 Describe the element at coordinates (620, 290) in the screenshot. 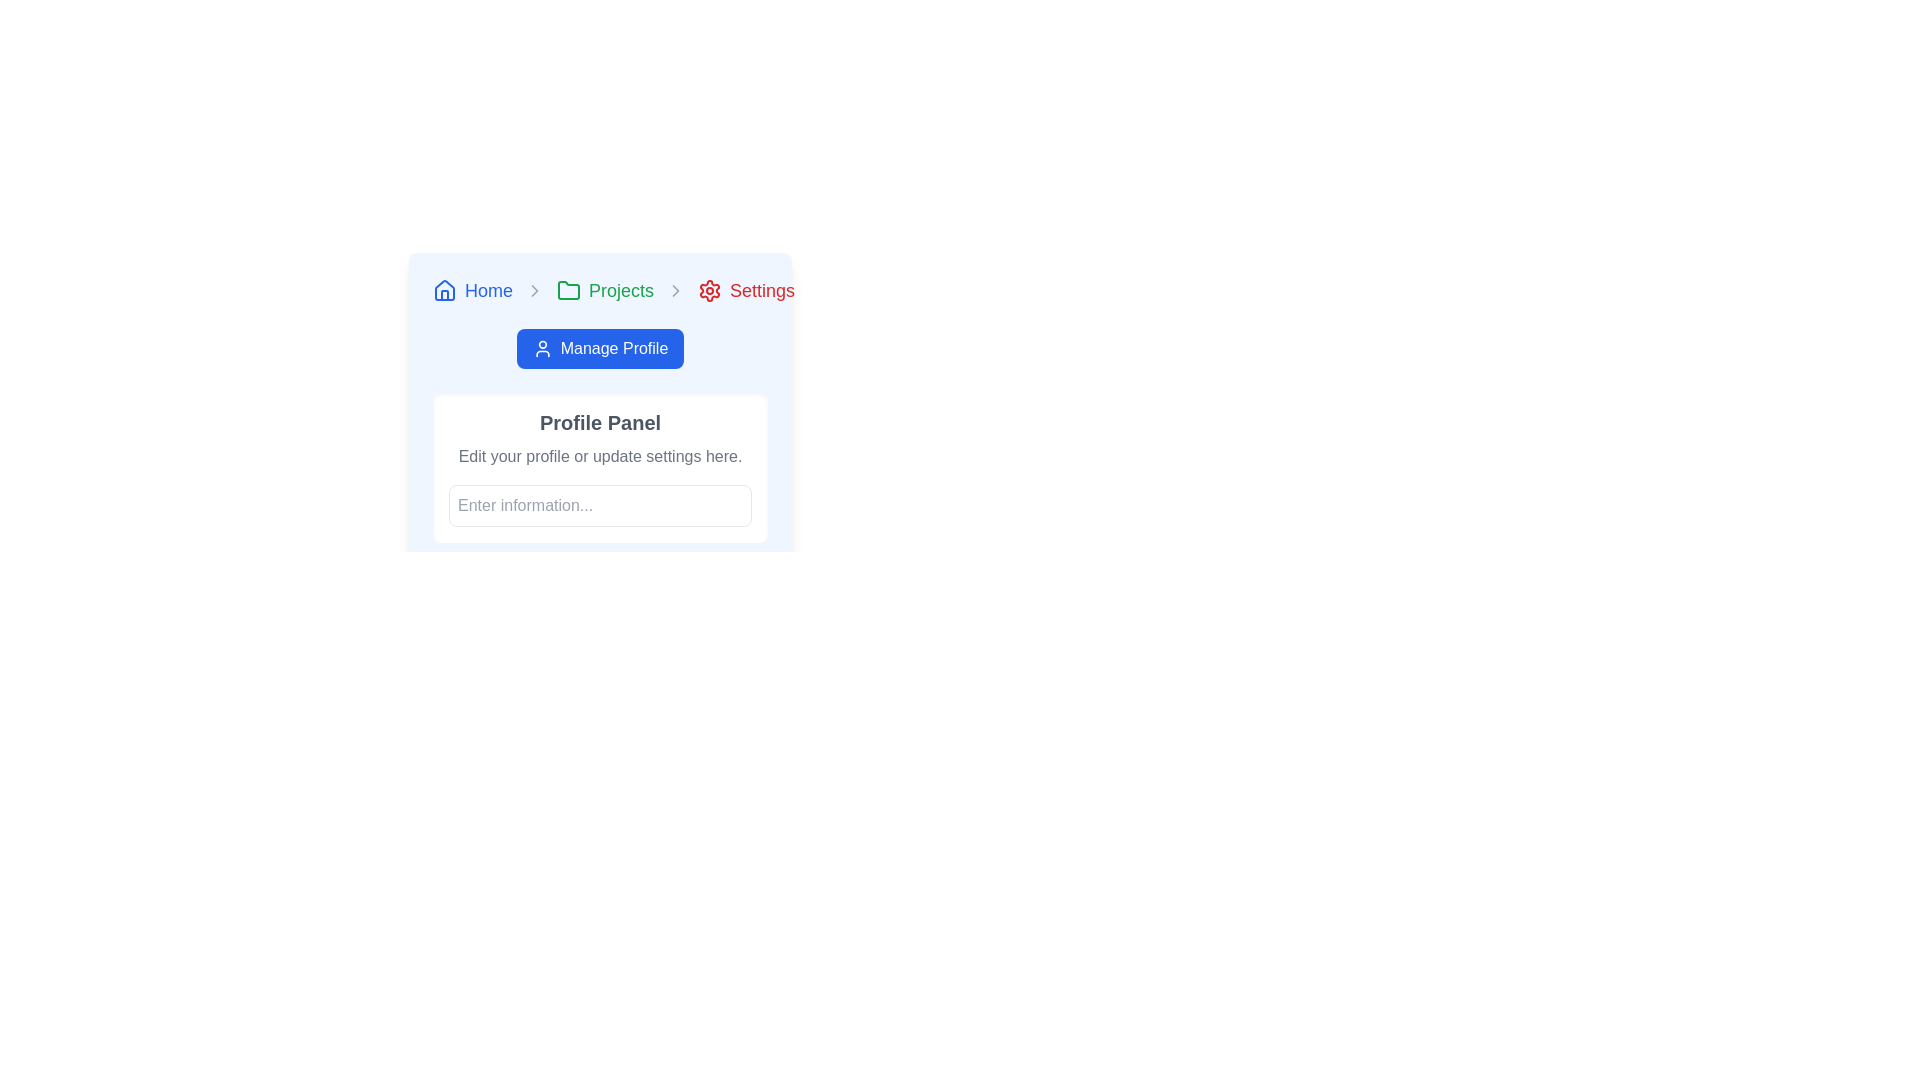

I see `the 'Projects' hyperlink in the breadcrumb navigation bar to darken its green color, indicating interactivity` at that location.